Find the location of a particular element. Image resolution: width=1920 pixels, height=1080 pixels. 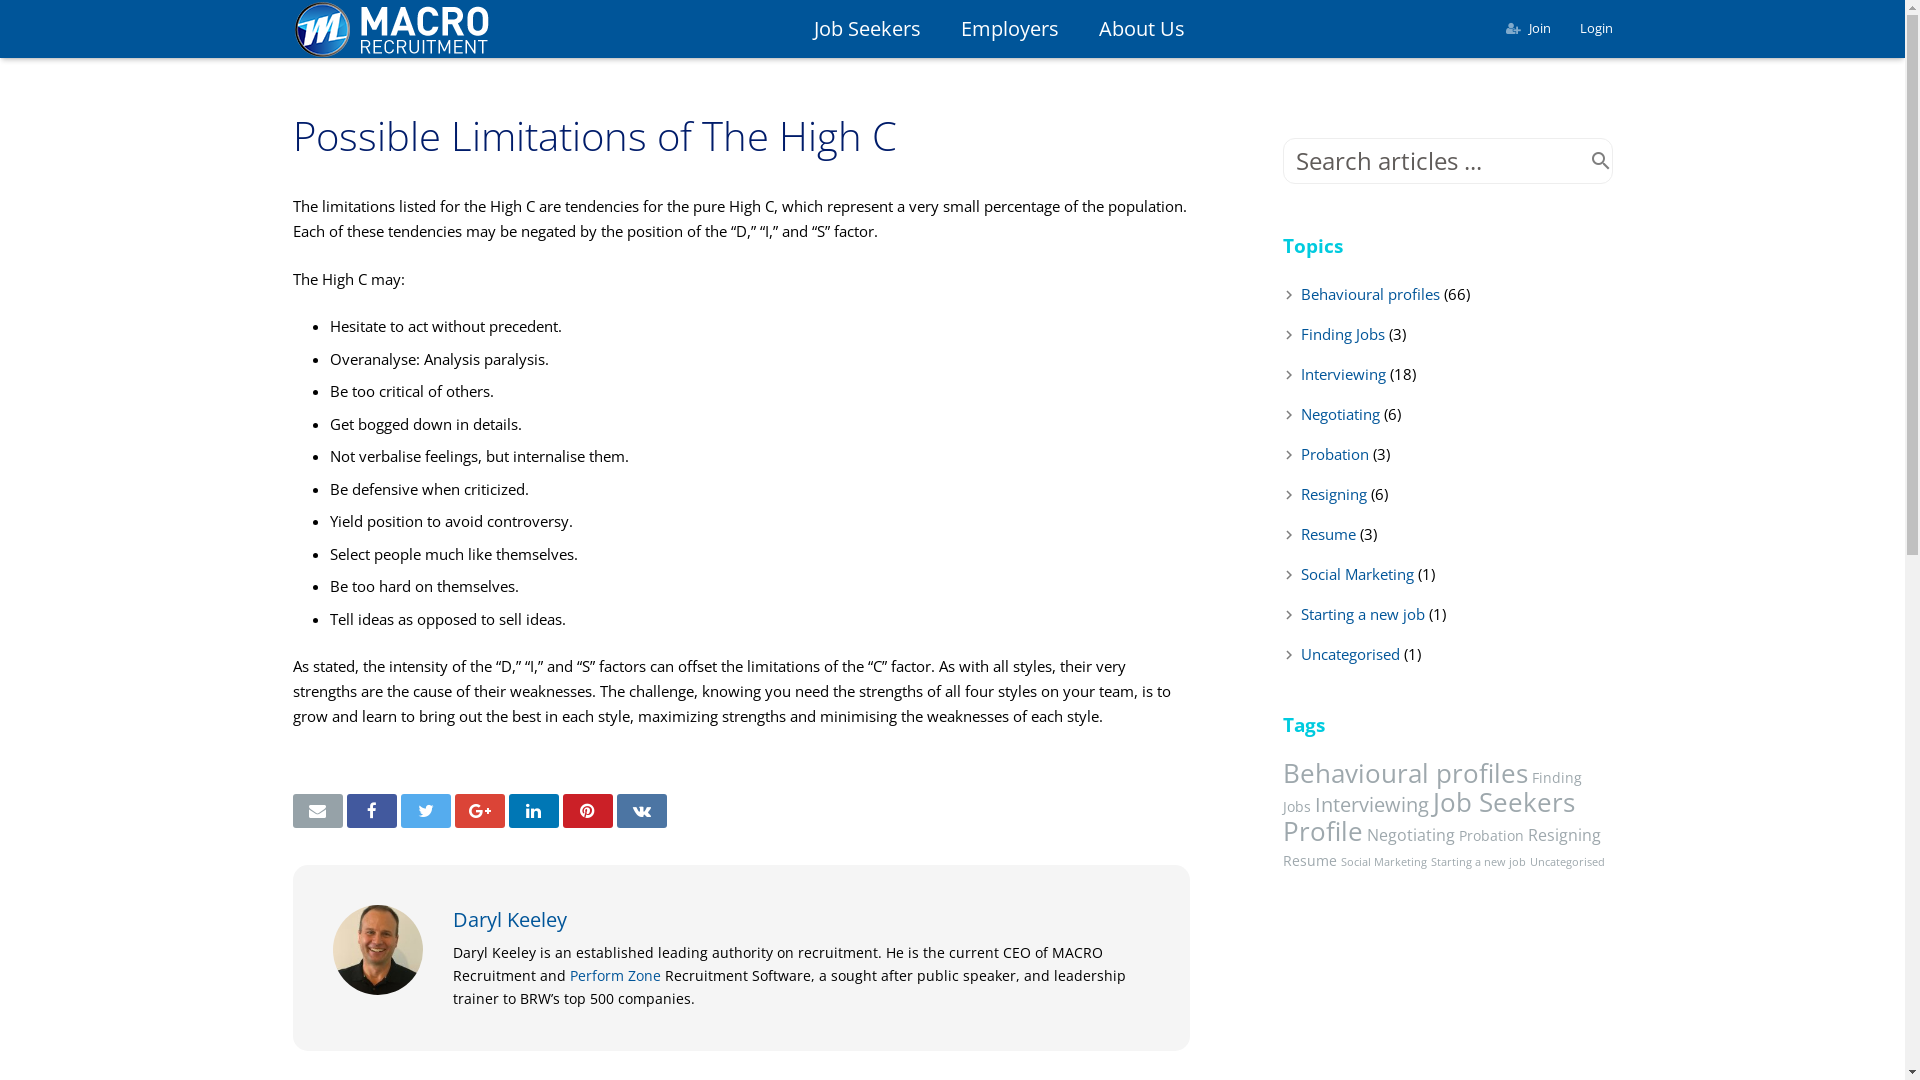

'Interviewing' is located at coordinates (1370, 802).